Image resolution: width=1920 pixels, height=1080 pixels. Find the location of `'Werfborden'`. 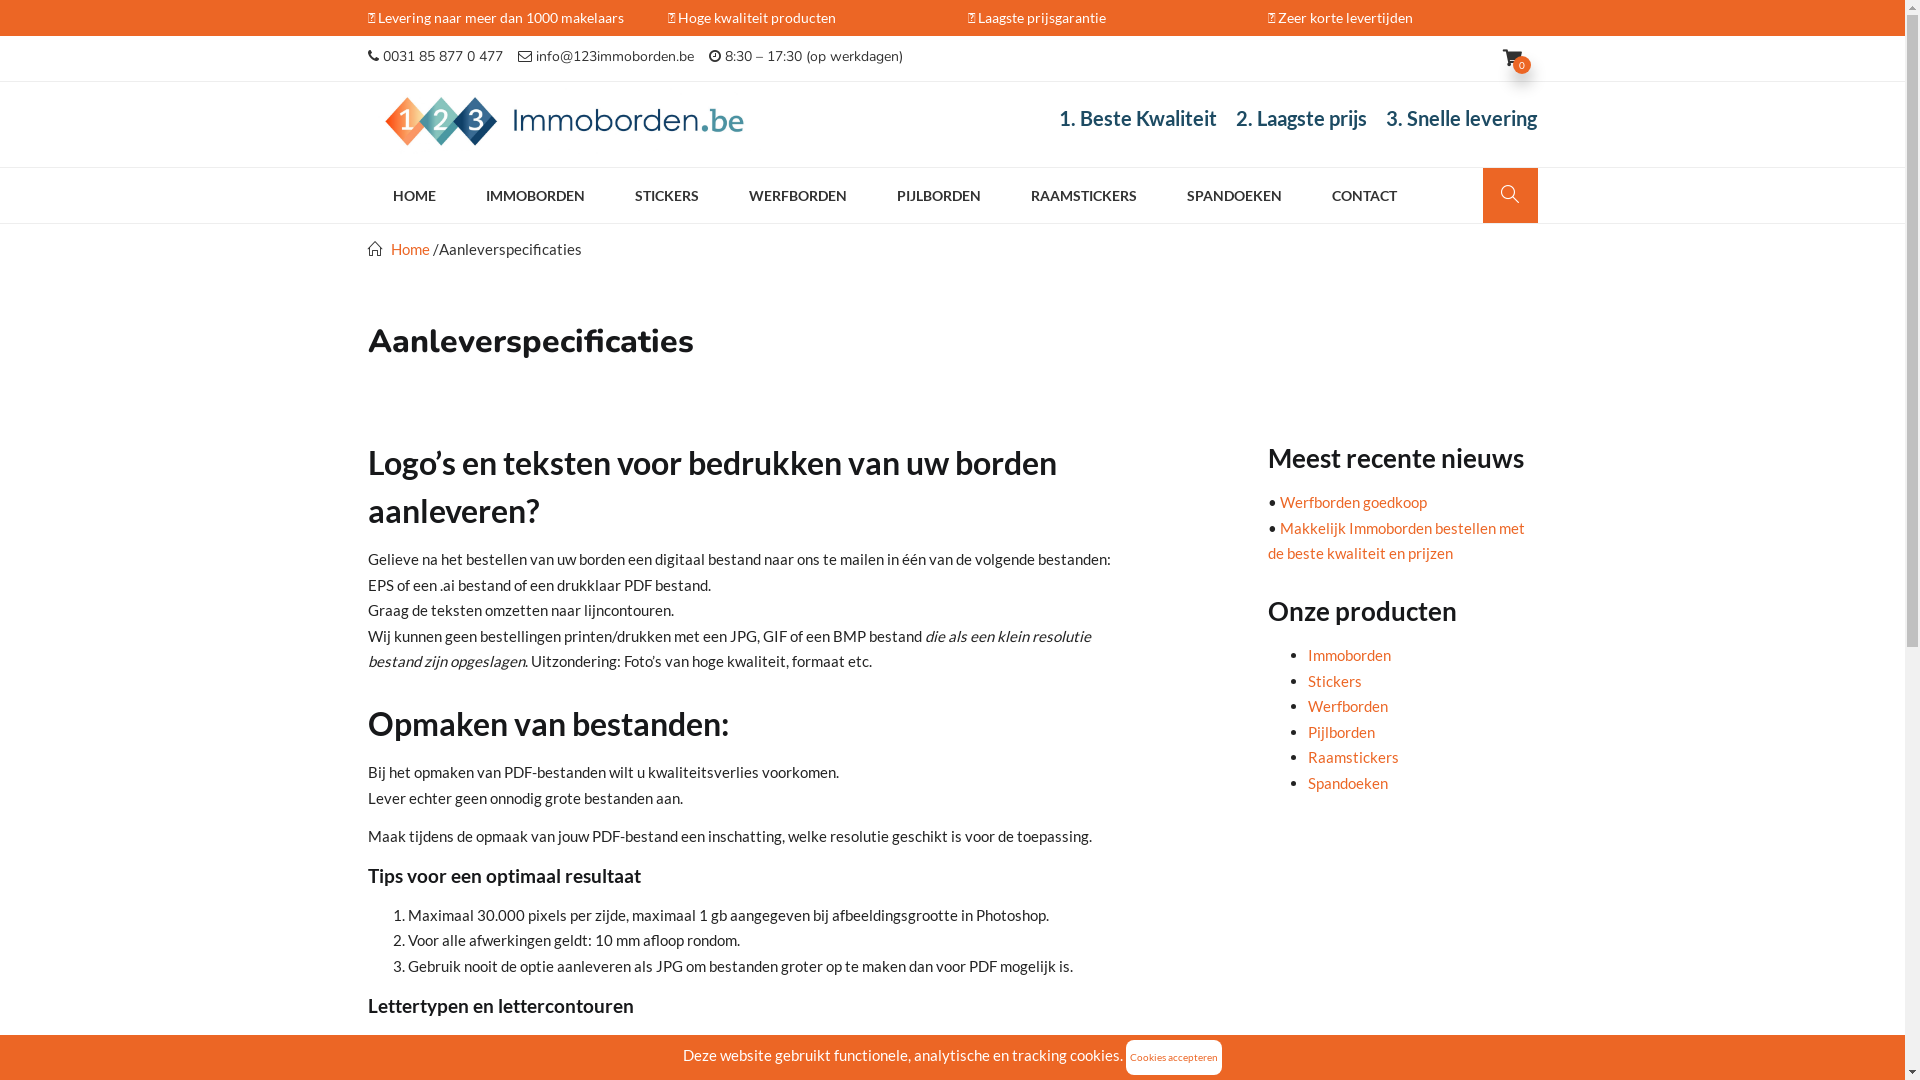

'Werfborden' is located at coordinates (1348, 704).